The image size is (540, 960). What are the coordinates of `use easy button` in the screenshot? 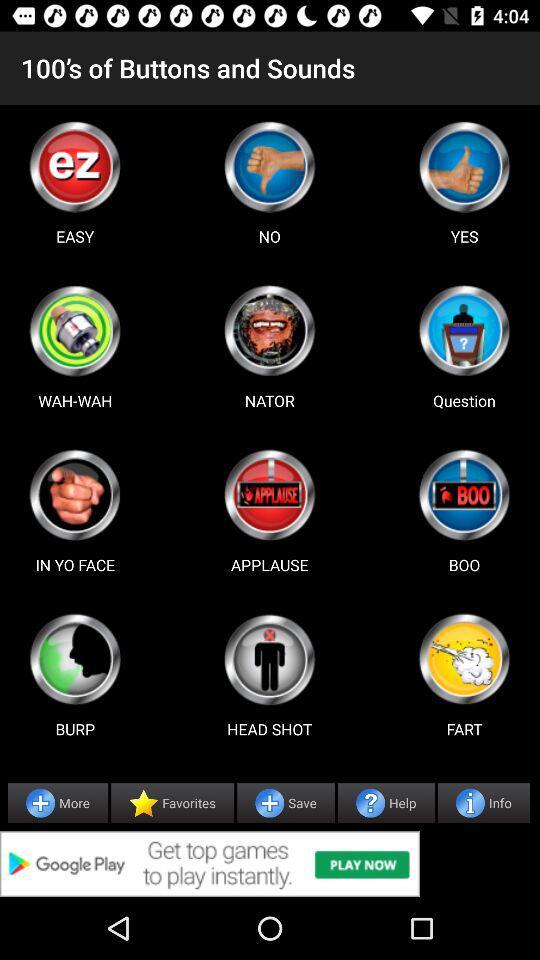 It's located at (74, 165).